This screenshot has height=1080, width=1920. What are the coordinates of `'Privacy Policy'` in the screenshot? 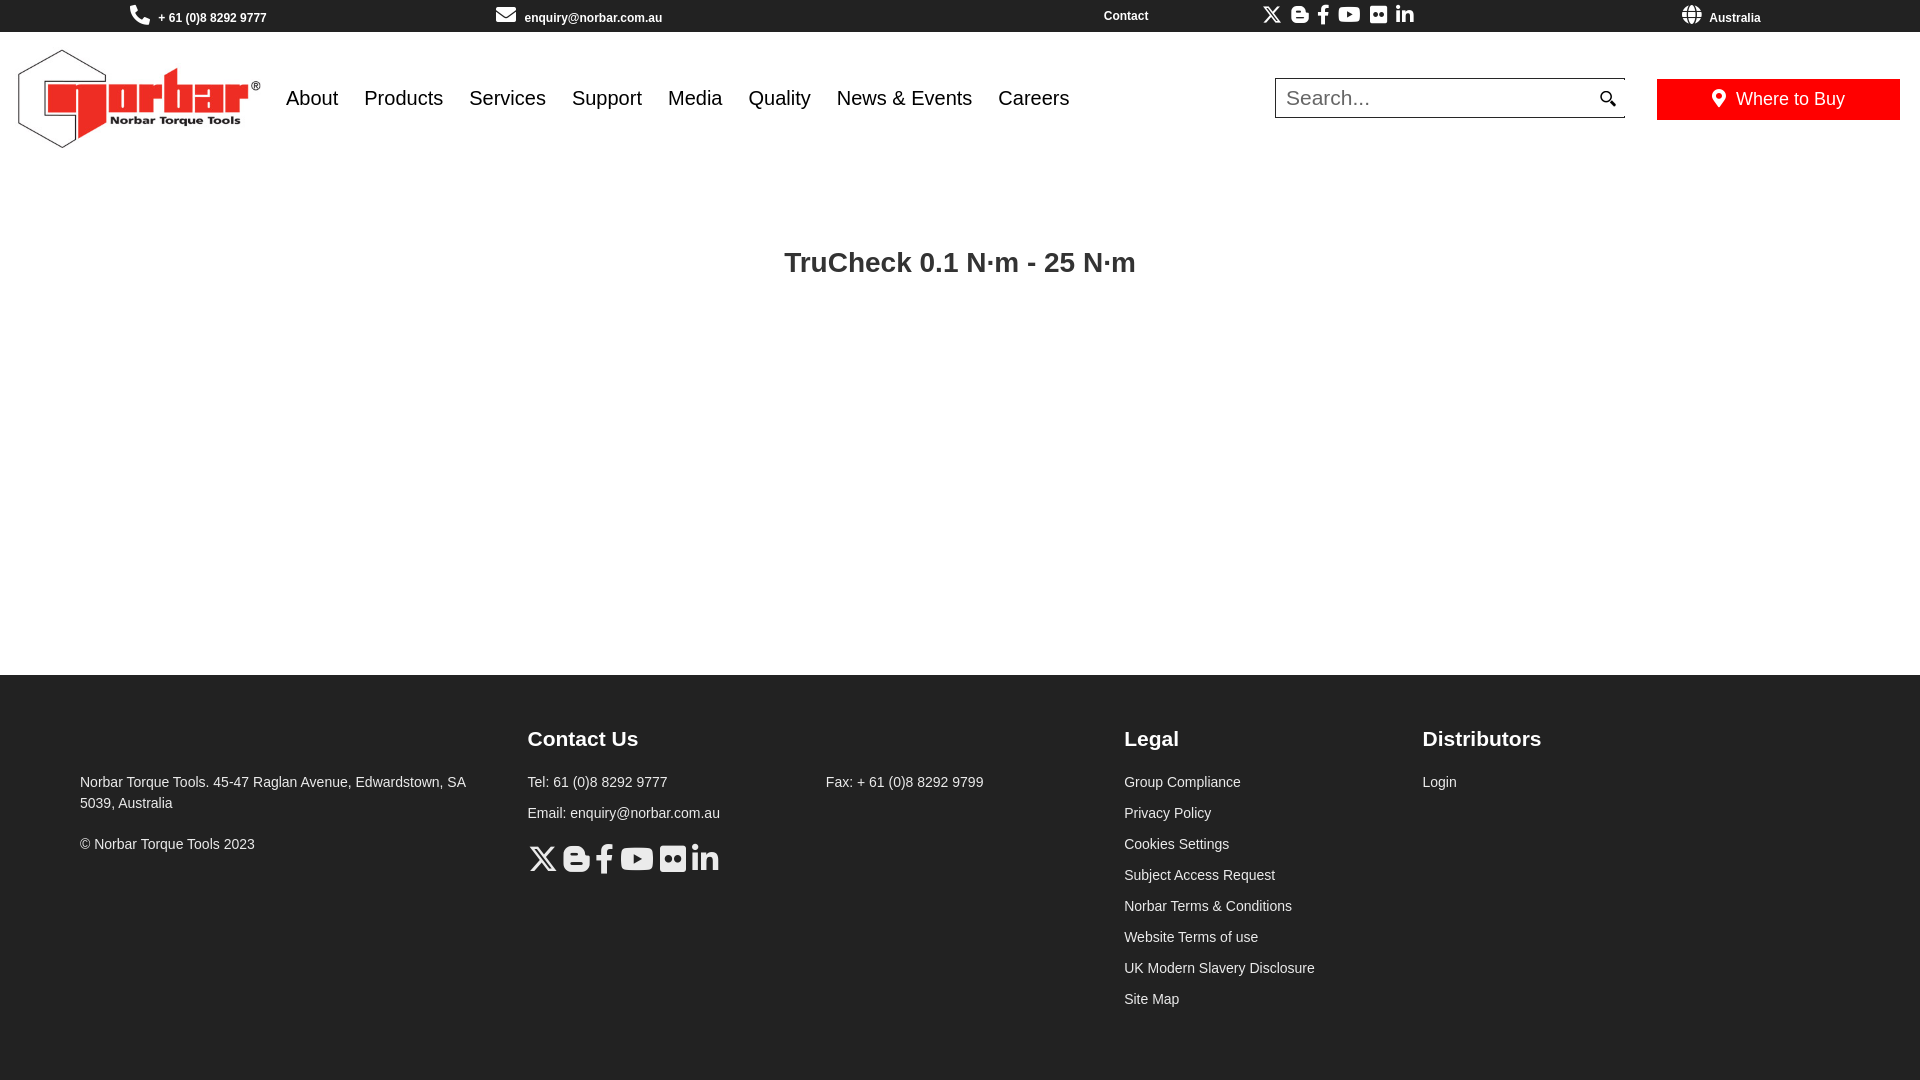 It's located at (1167, 813).